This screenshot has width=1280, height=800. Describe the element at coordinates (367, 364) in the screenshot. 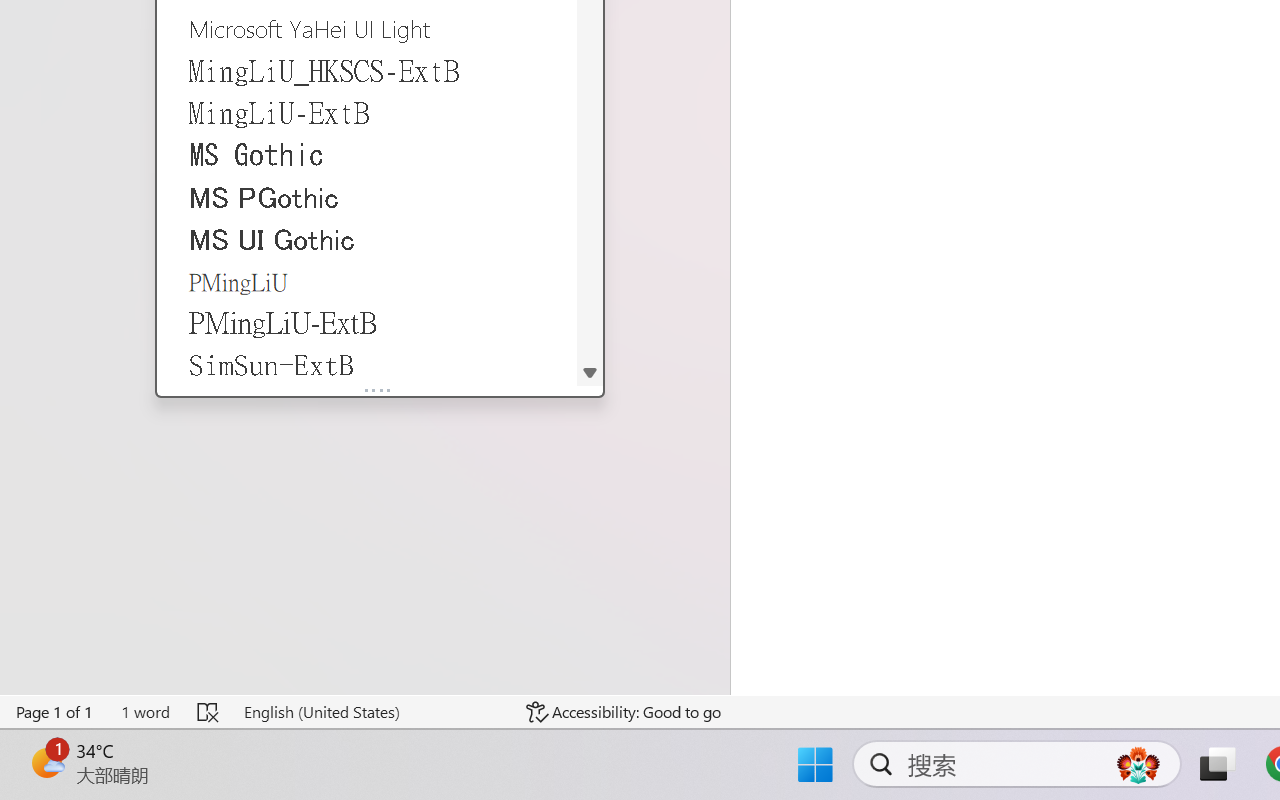

I see `'SimSun-ExtB'` at that location.